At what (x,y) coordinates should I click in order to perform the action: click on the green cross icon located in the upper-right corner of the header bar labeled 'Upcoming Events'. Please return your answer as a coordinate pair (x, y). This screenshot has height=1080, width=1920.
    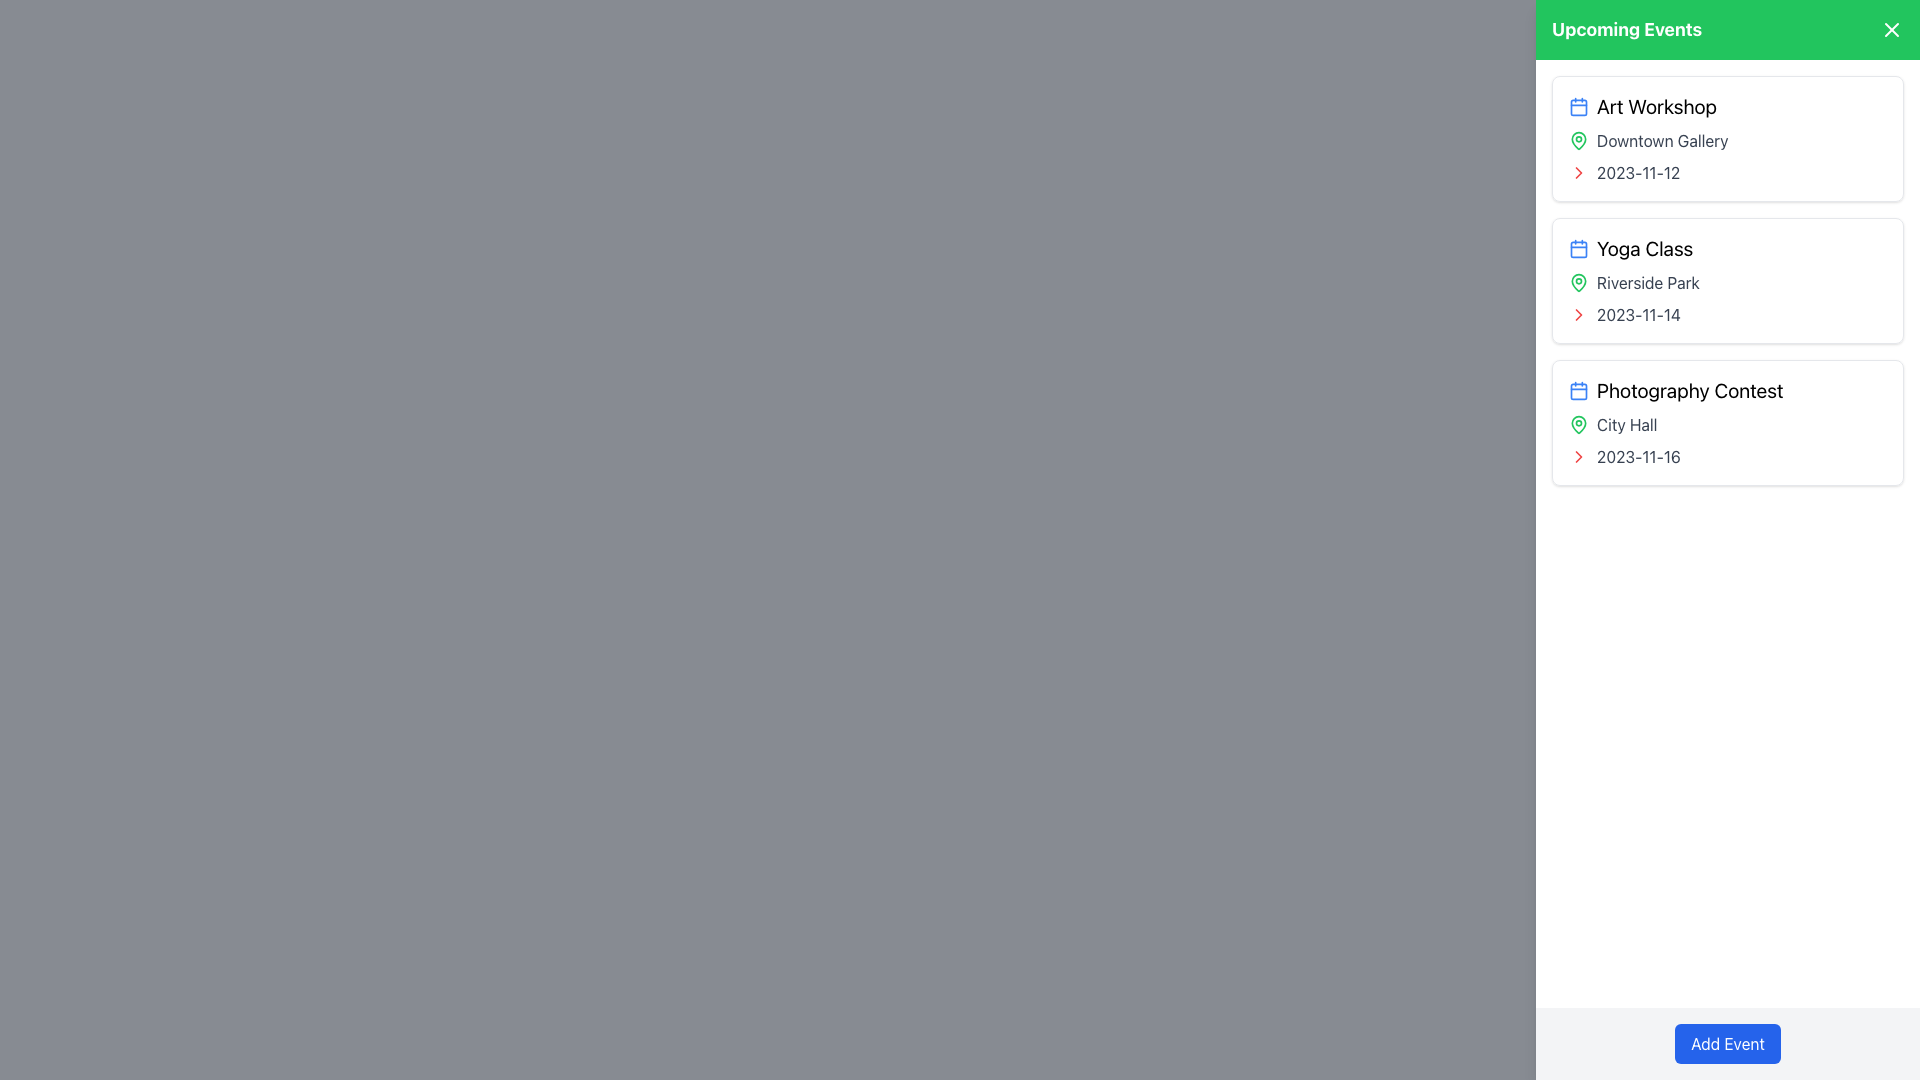
    Looking at the image, I should click on (1890, 30).